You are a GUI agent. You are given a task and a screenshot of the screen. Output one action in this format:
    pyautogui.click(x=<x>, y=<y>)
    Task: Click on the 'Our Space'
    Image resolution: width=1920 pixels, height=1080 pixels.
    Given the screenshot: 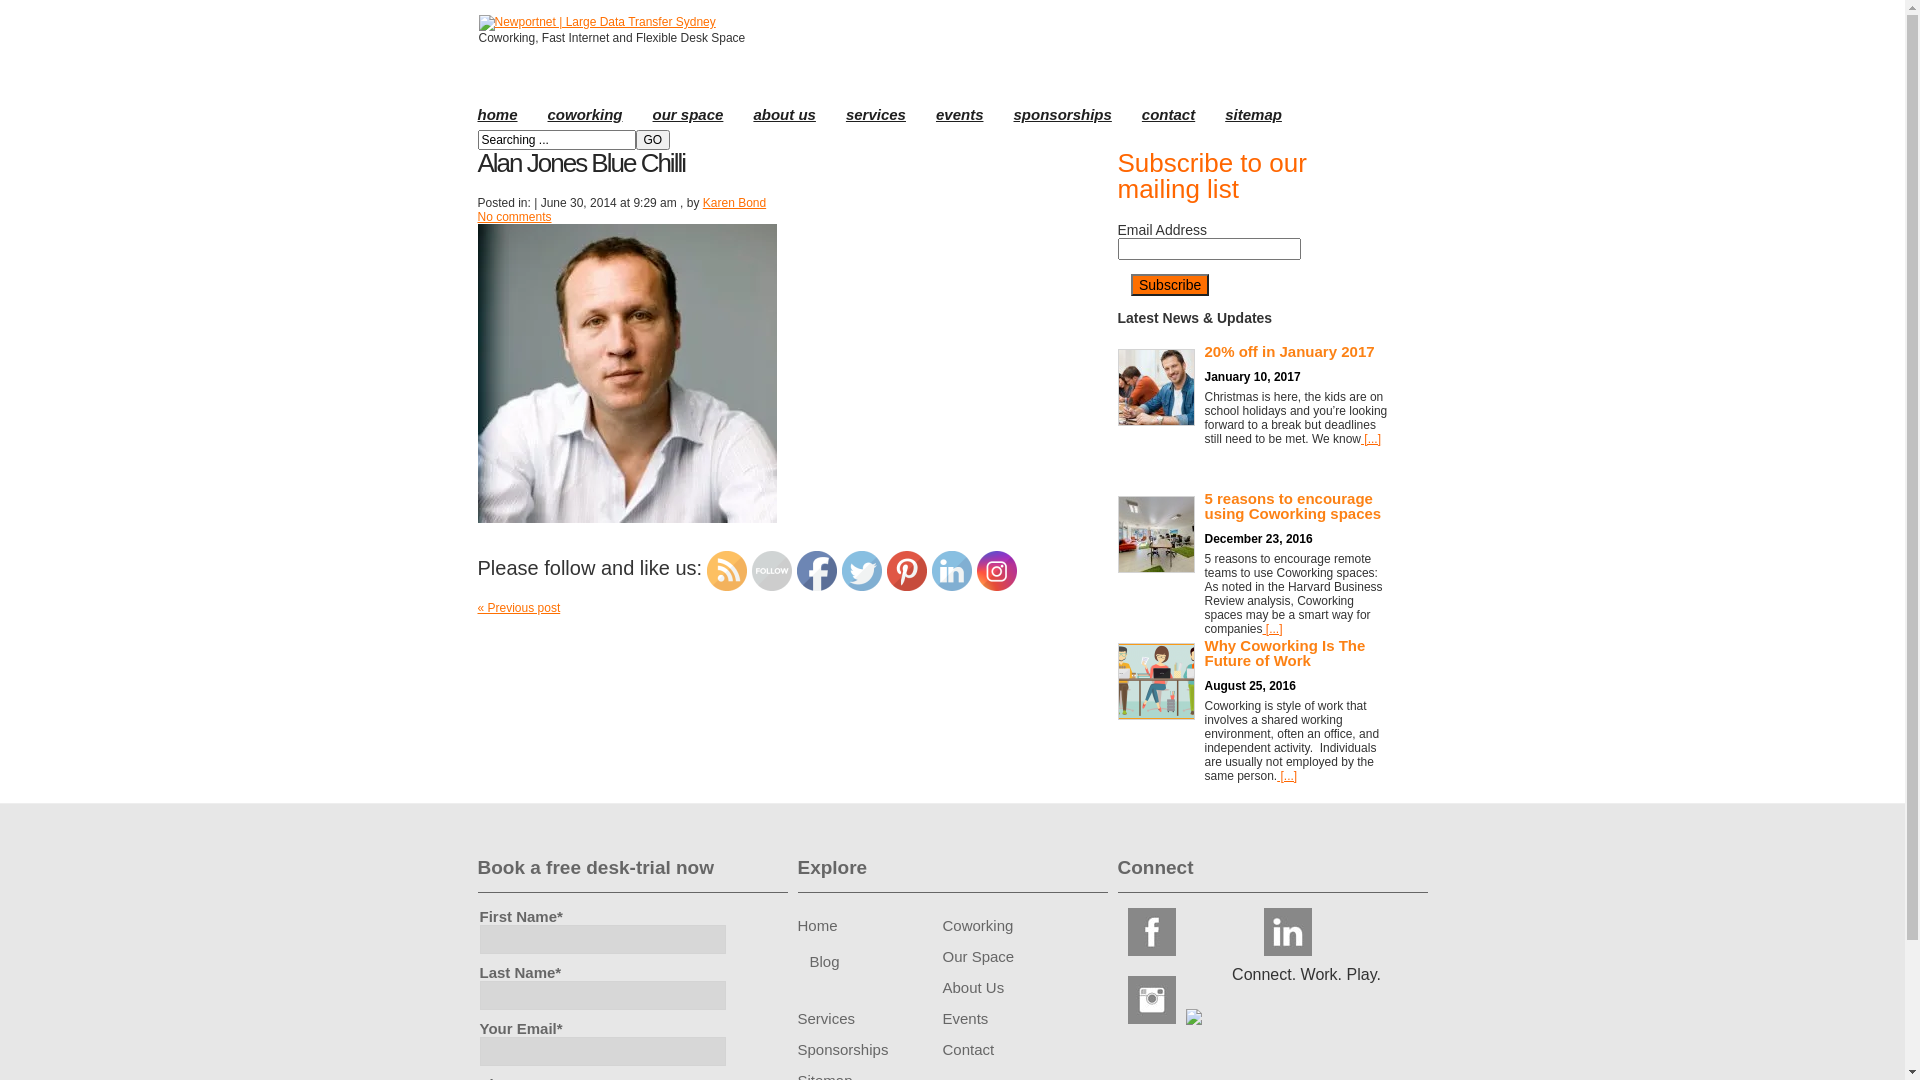 What is the action you would take?
    pyautogui.click(x=978, y=955)
    